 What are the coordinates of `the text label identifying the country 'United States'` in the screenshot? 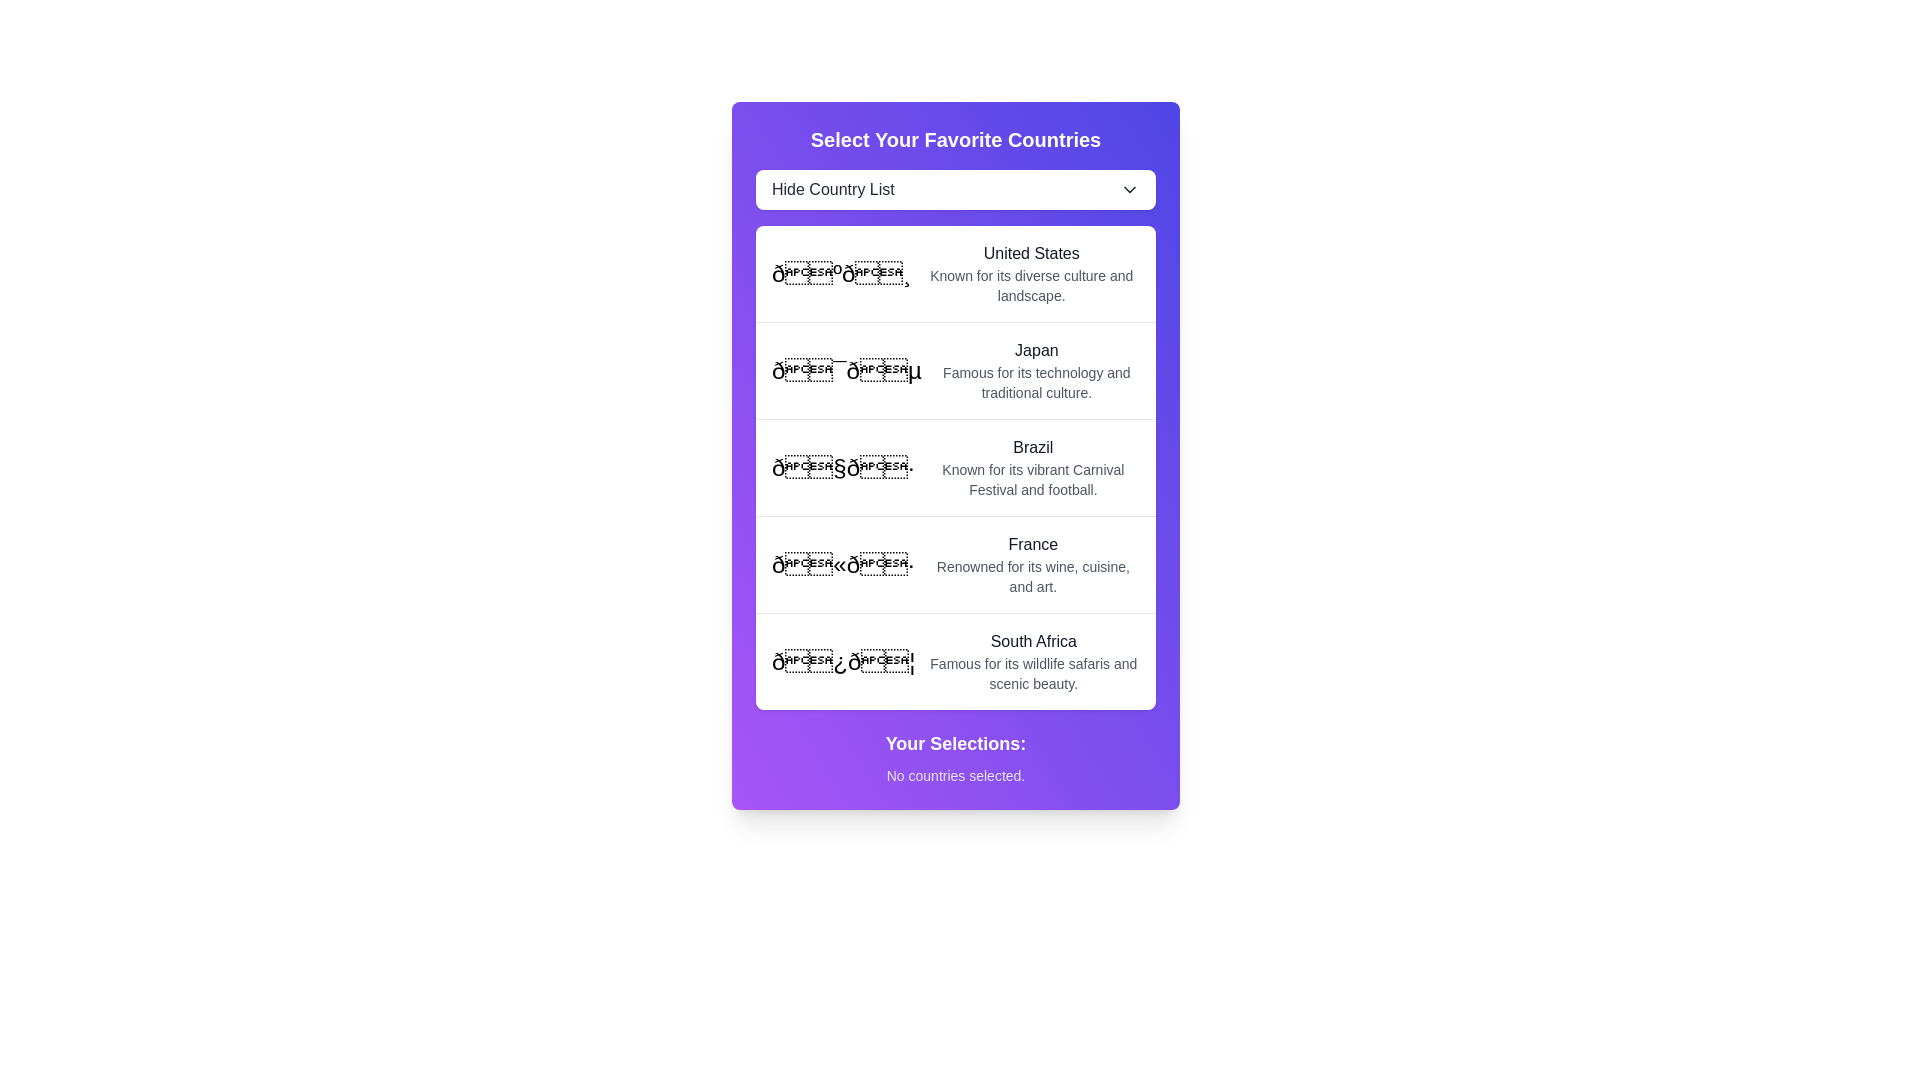 It's located at (1031, 253).